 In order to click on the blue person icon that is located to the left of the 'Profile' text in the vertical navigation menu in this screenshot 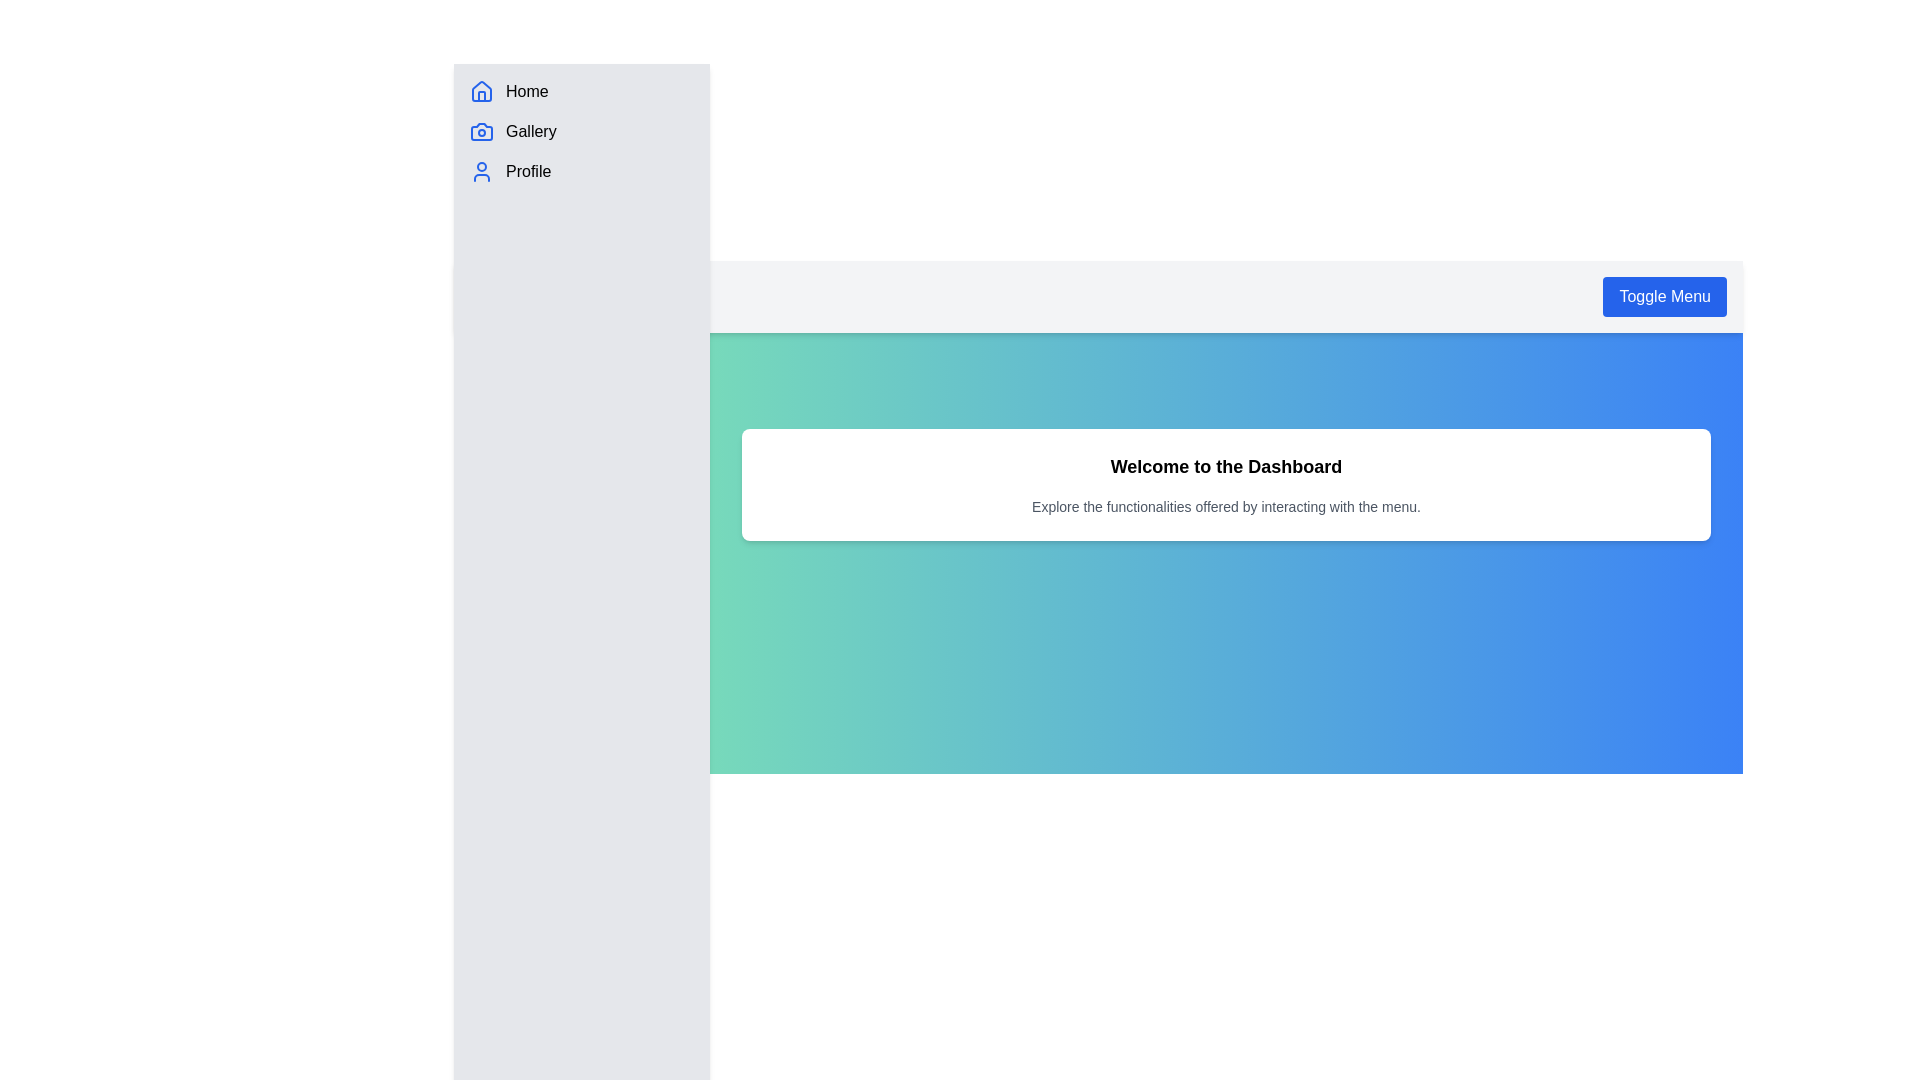, I will do `click(481, 171)`.